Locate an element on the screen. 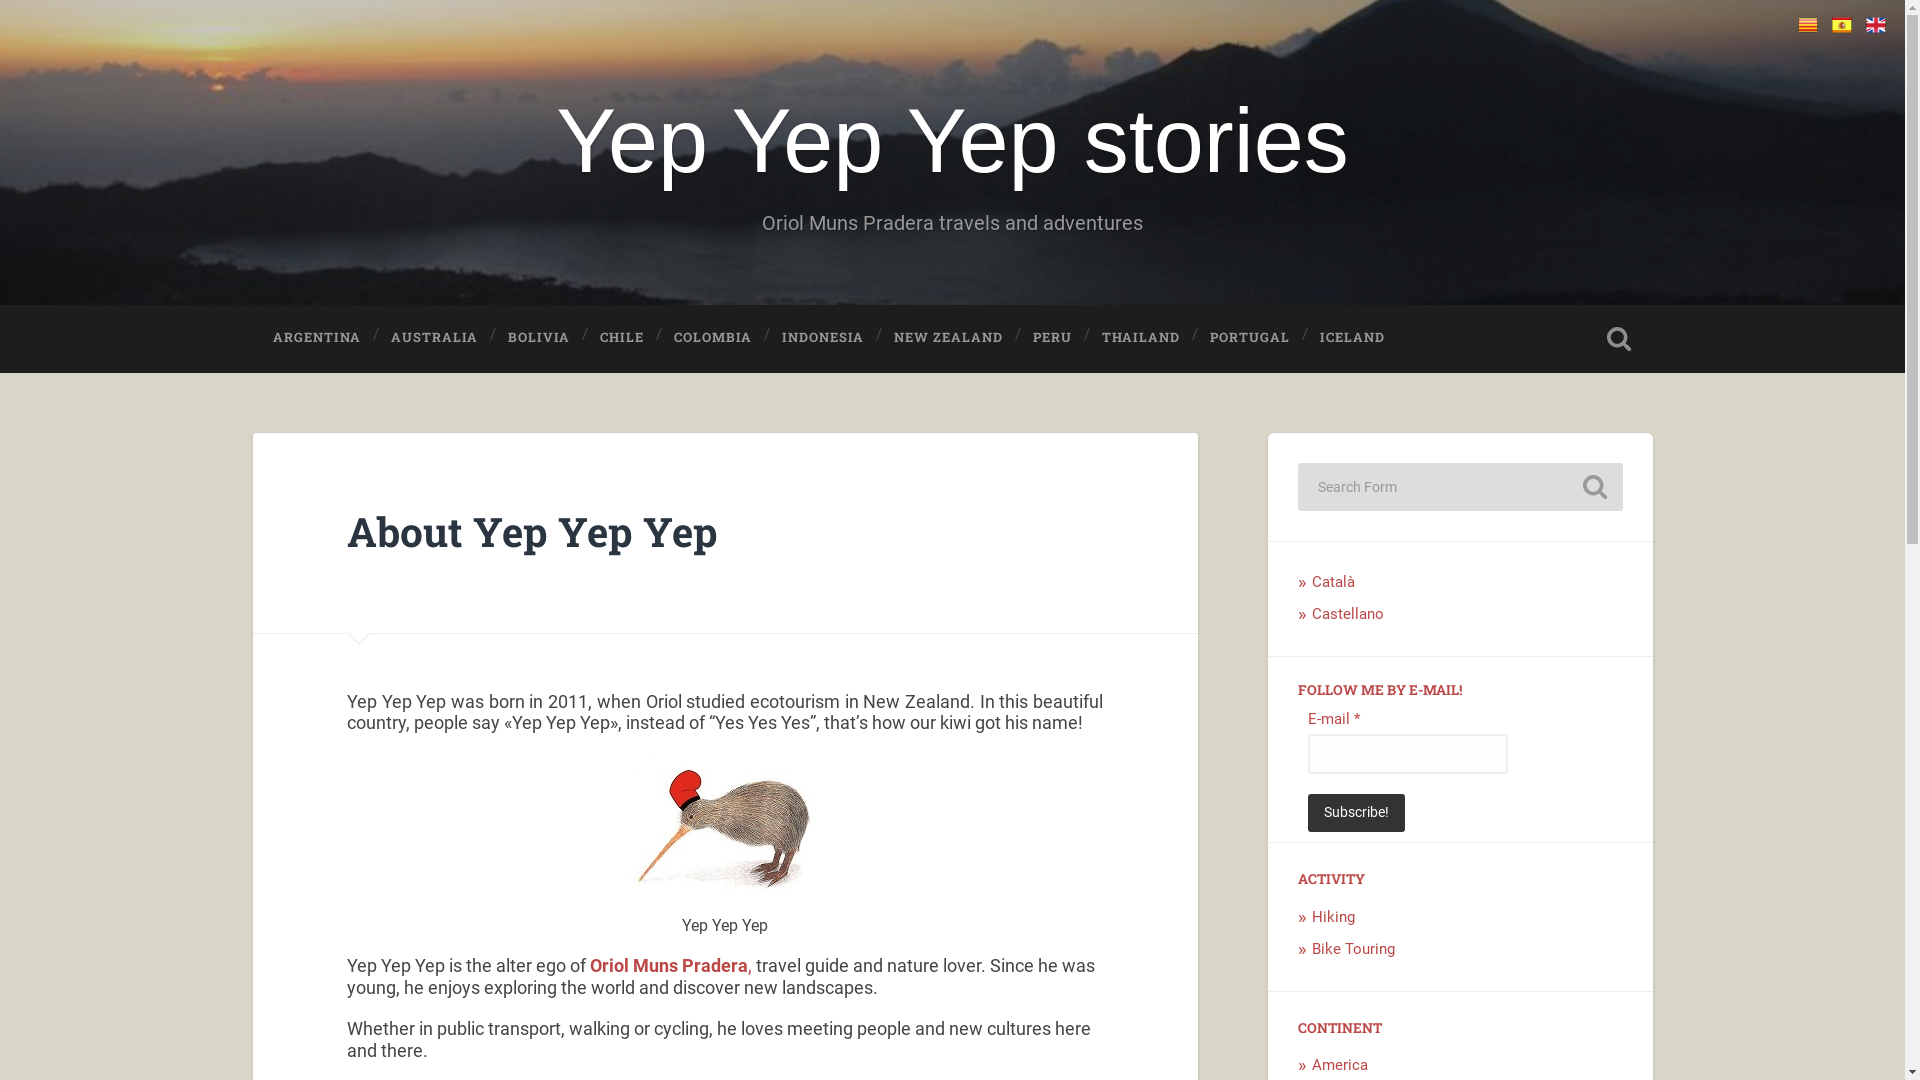  'Catalan' is located at coordinates (1808, 24).